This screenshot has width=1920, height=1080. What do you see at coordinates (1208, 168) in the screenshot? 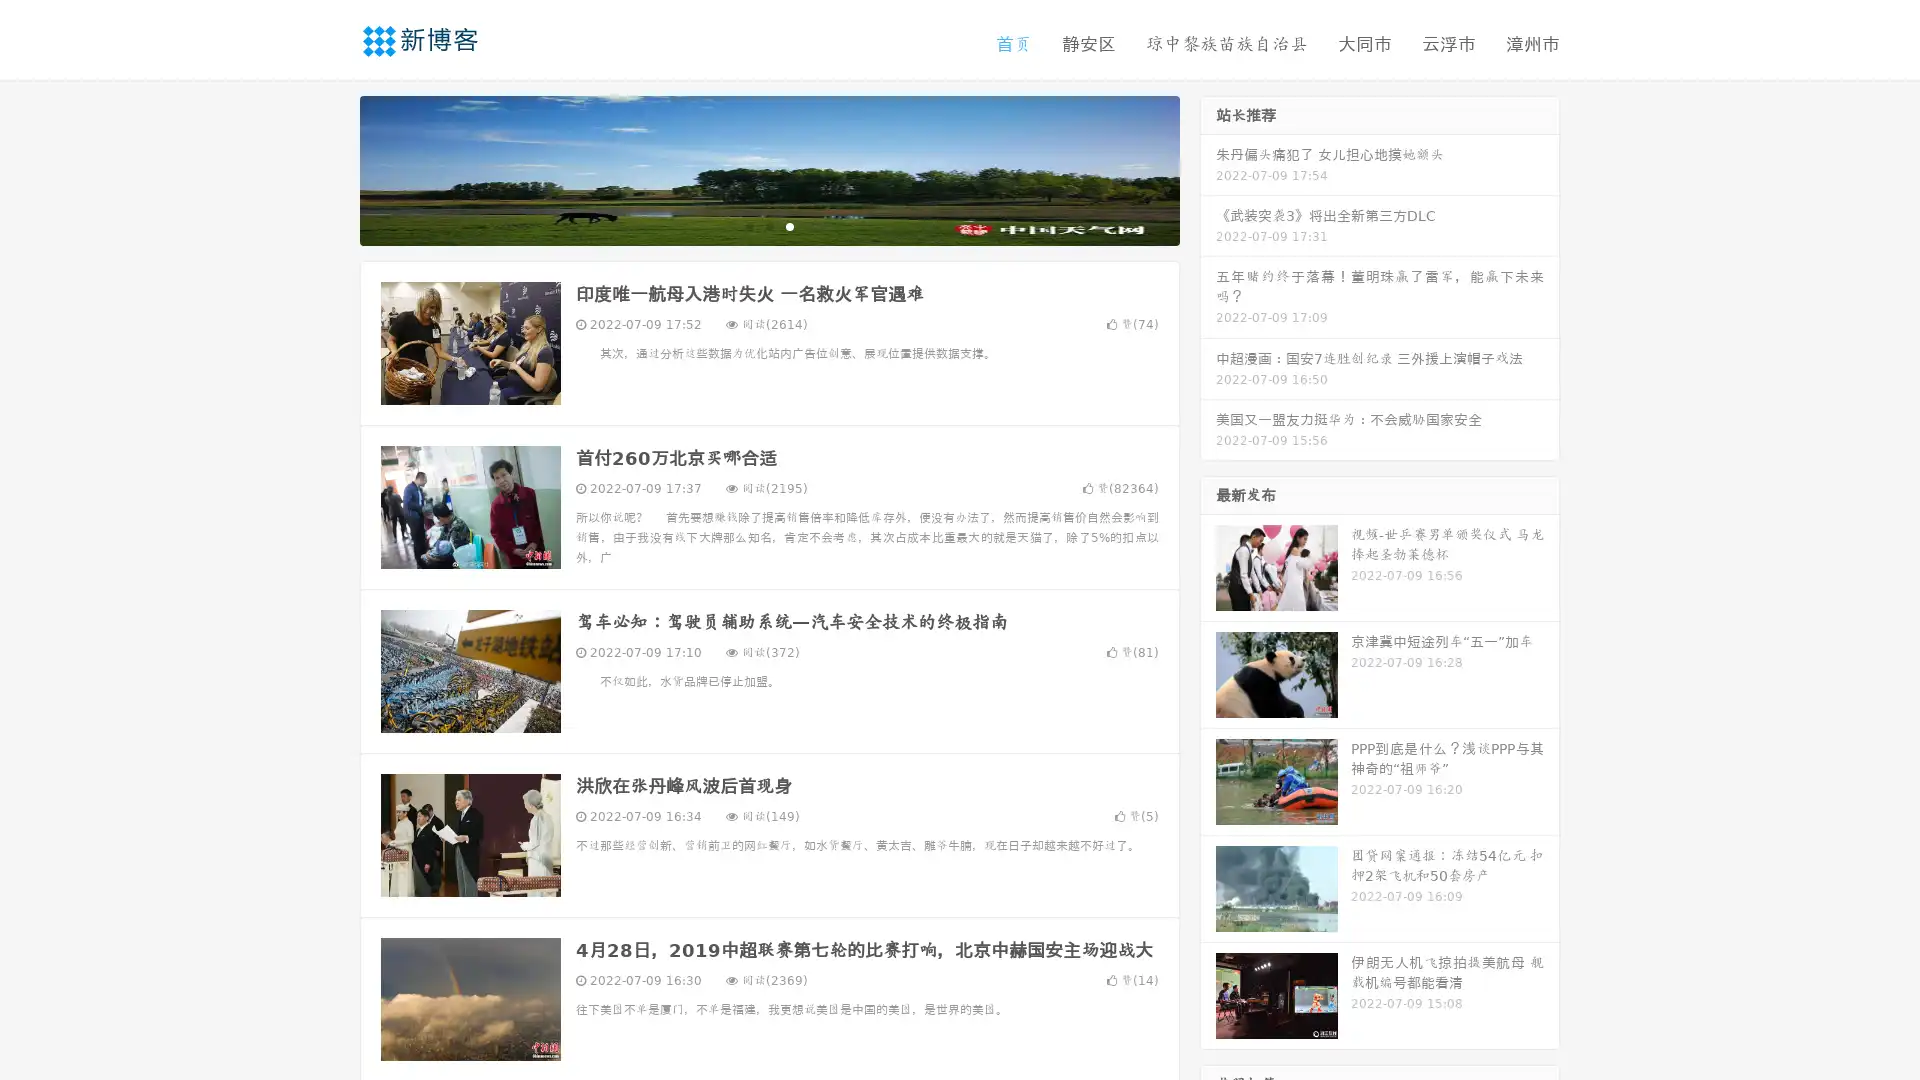
I see `Next slide` at bounding box center [1208, 168].